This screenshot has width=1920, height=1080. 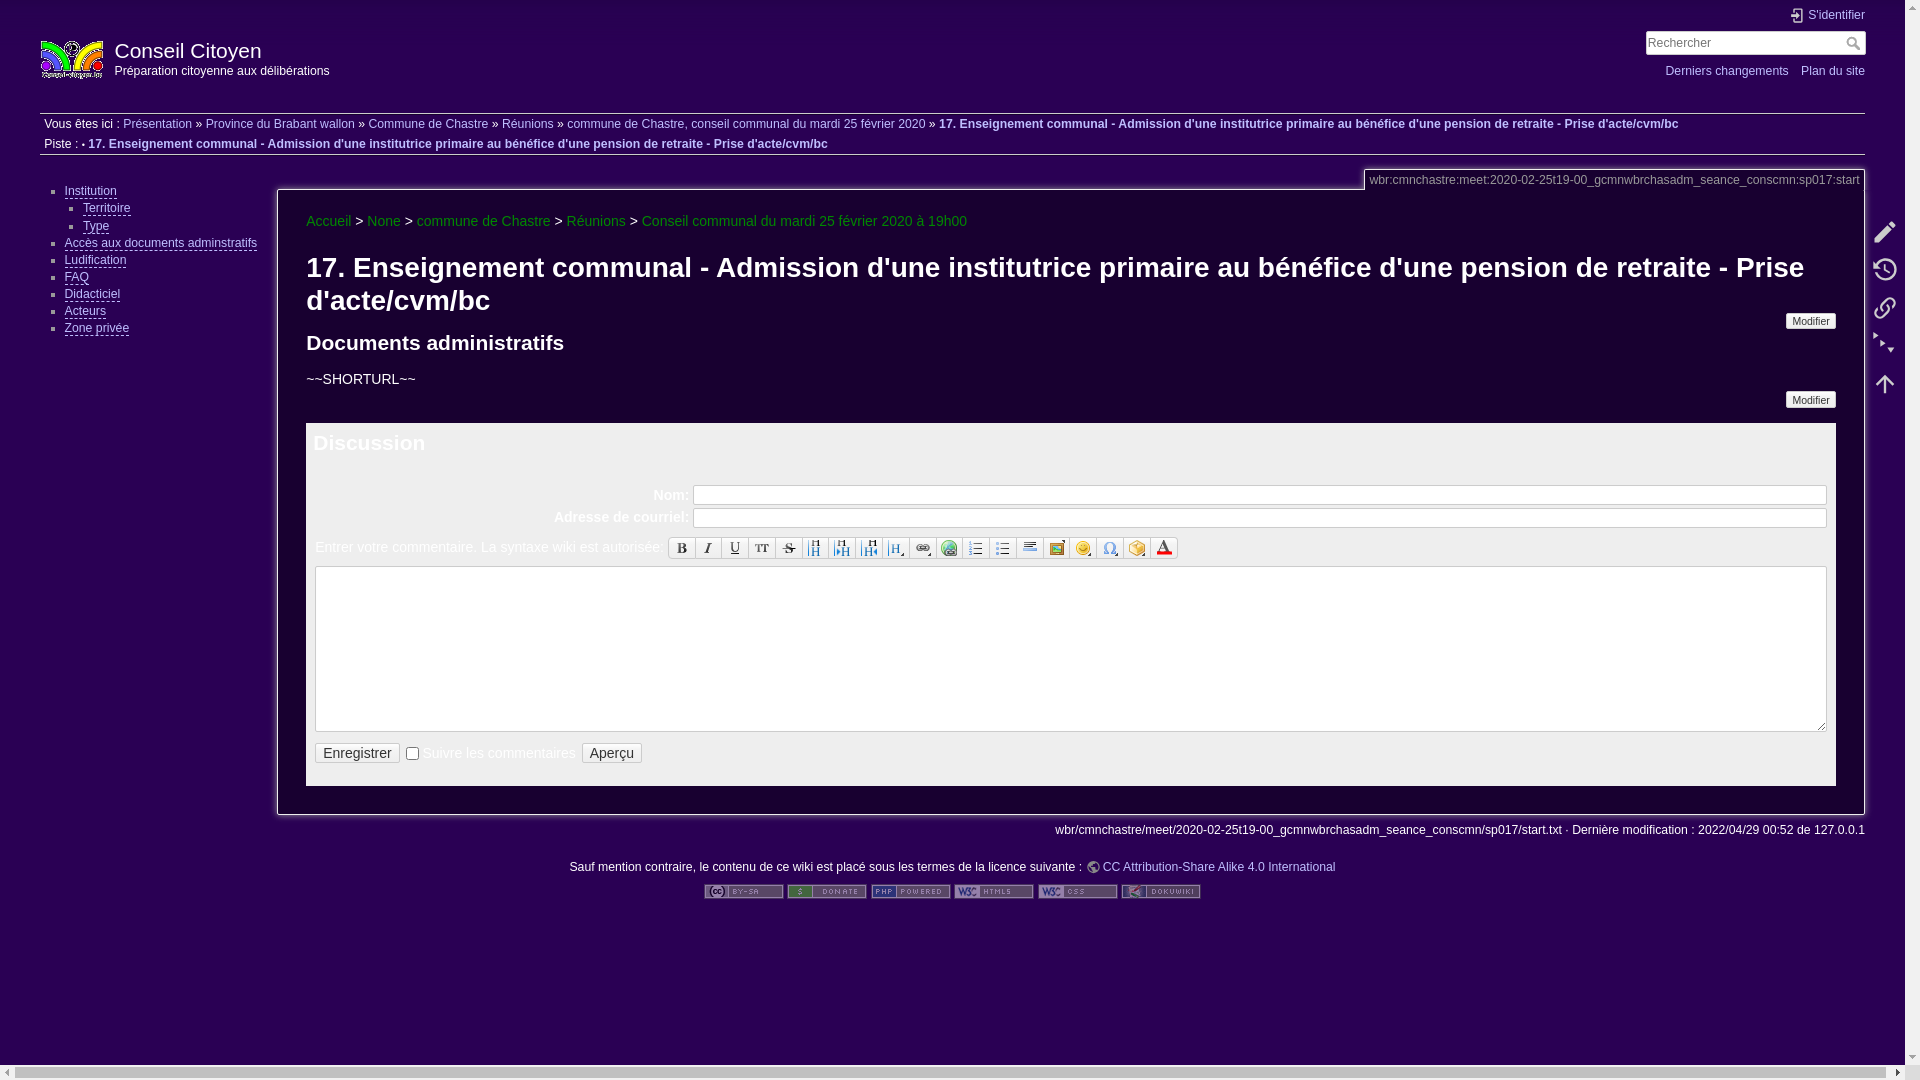 I want to click on 'CC Attribution-Share Alike 4.0 International', so click(x=1209, y=866).